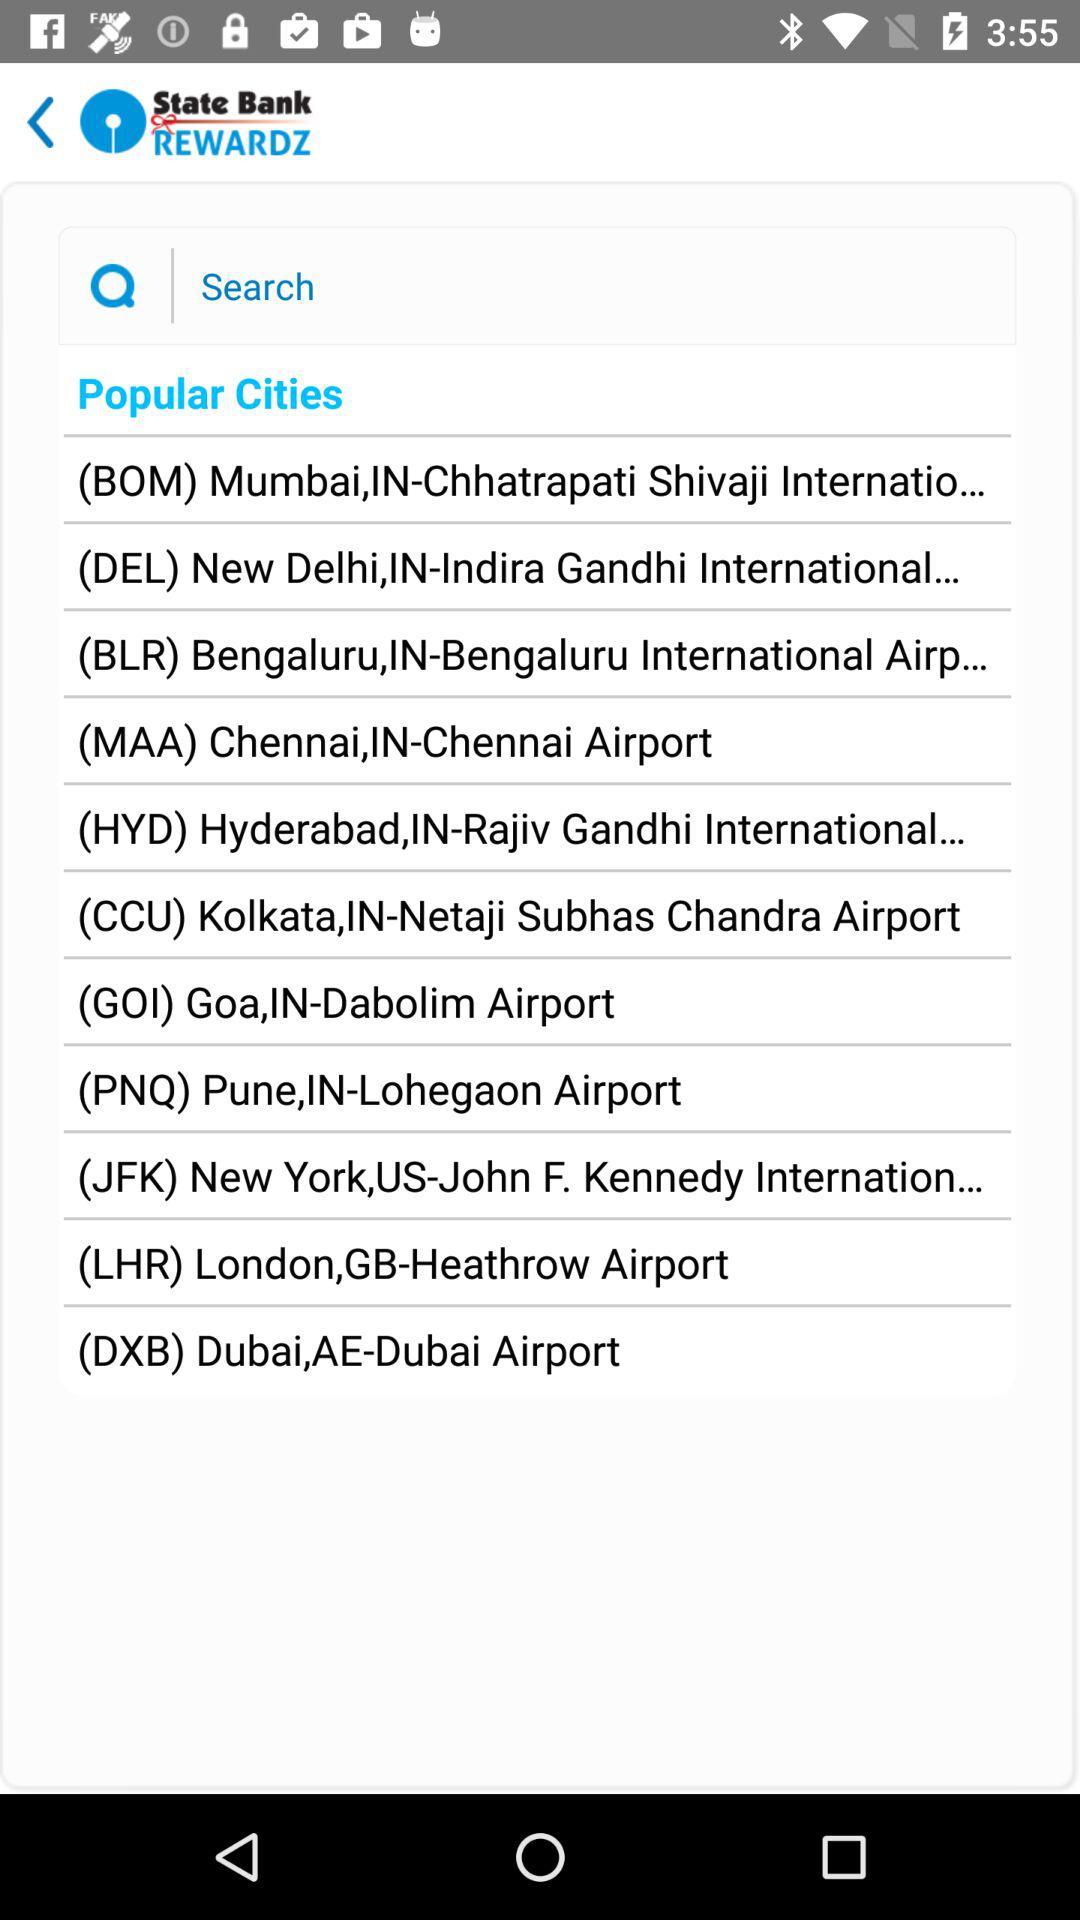 This screenshot has height=1920, width=1080. I want to click on the bom mumbai in app, so click(536, 478).